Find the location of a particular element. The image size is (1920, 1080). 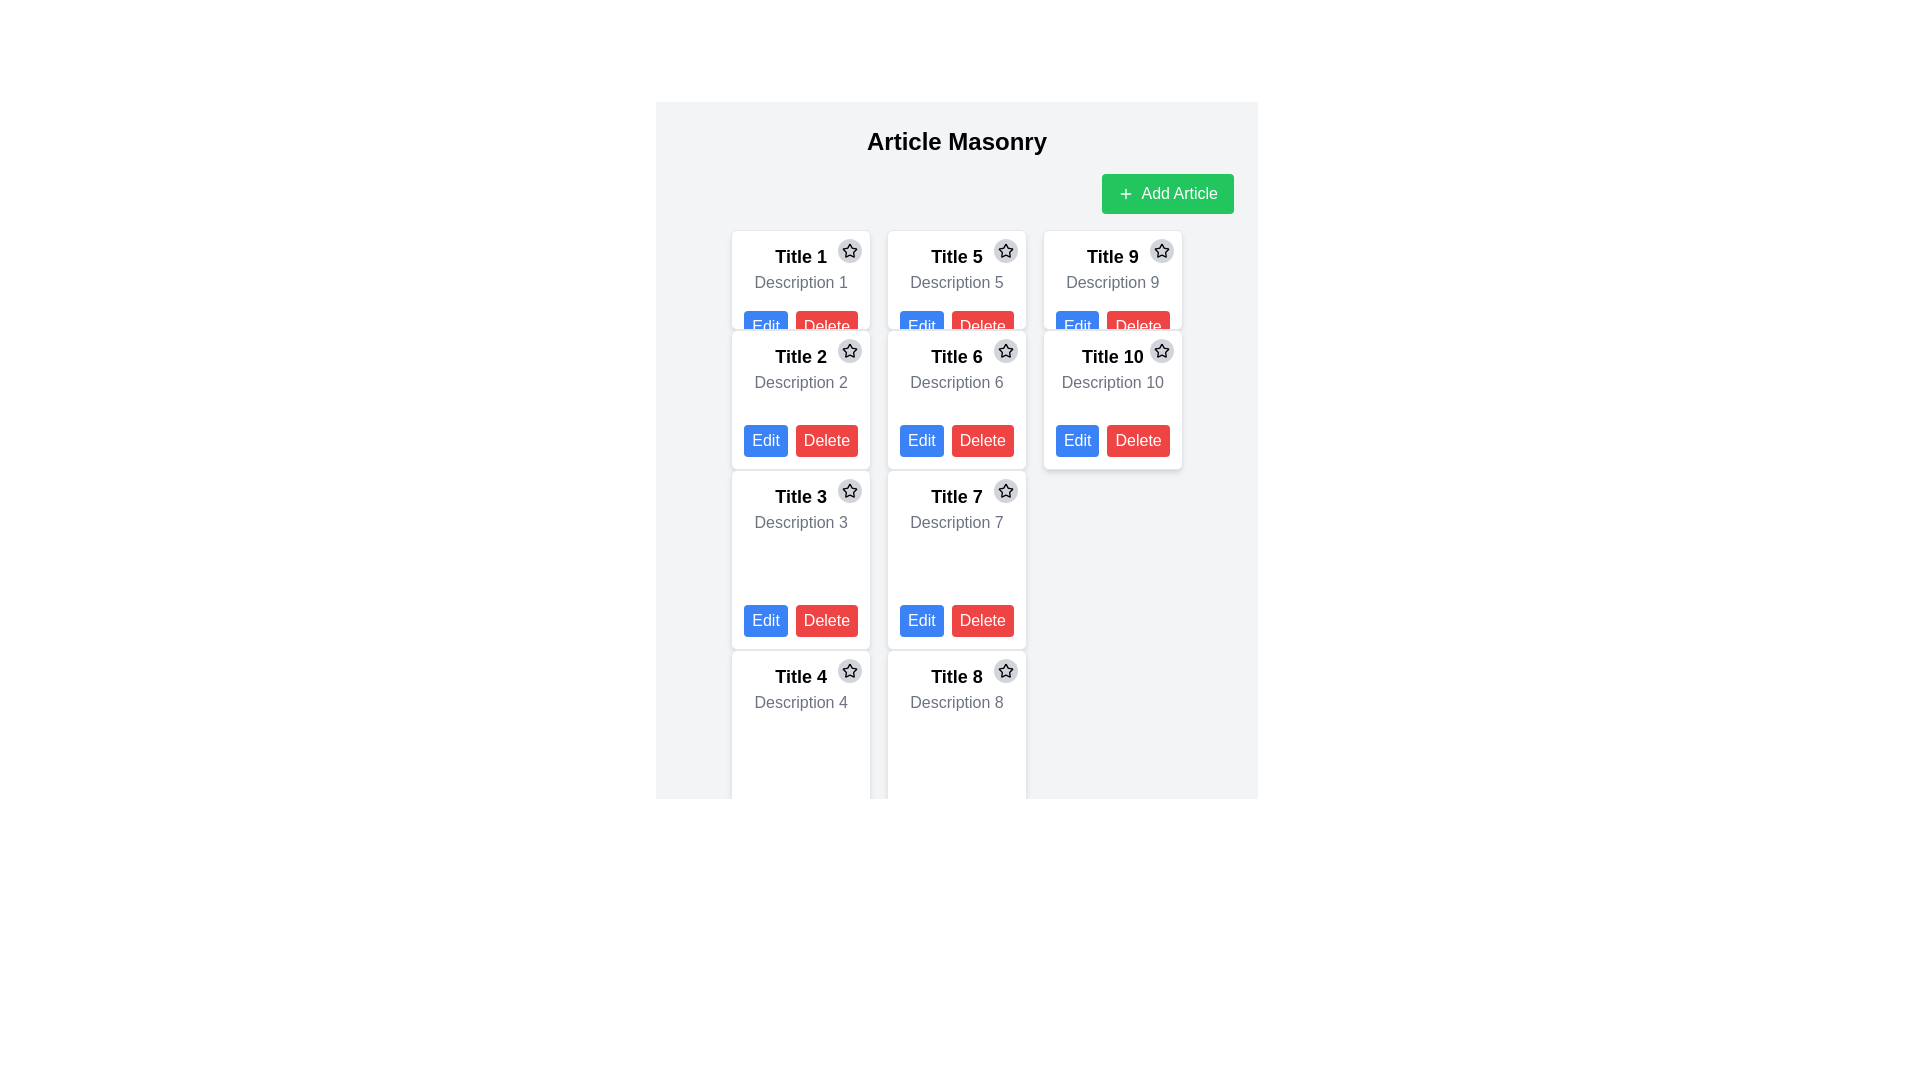

the Text label displaying 'Description 1', which is styled in gray and located beneath the bold title 'Title 1' in the first card layout is located at coordinates (801, 282).